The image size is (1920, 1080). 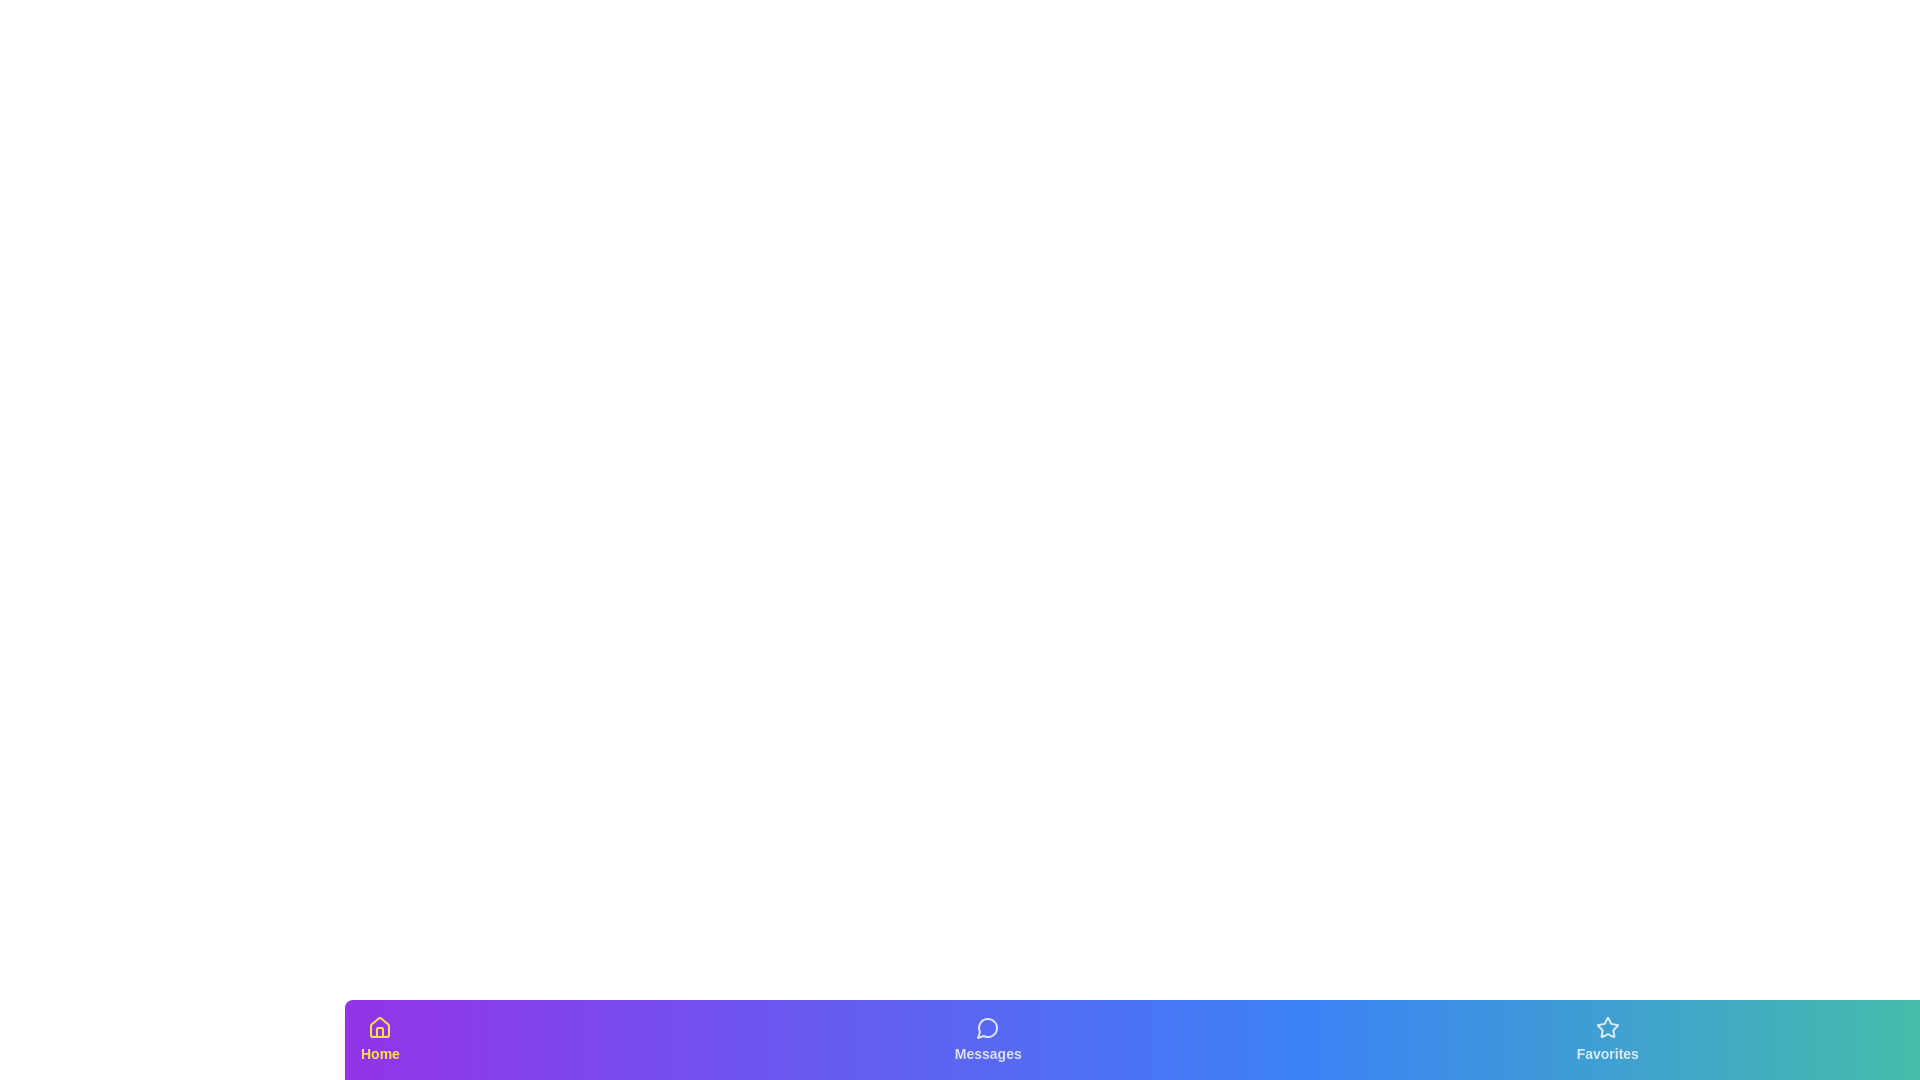 What do you see at coordinates (379, 1039) in the screenshot?
I see `the Home tab in the bottom navigation bar` at bounding box center [379, 1039].